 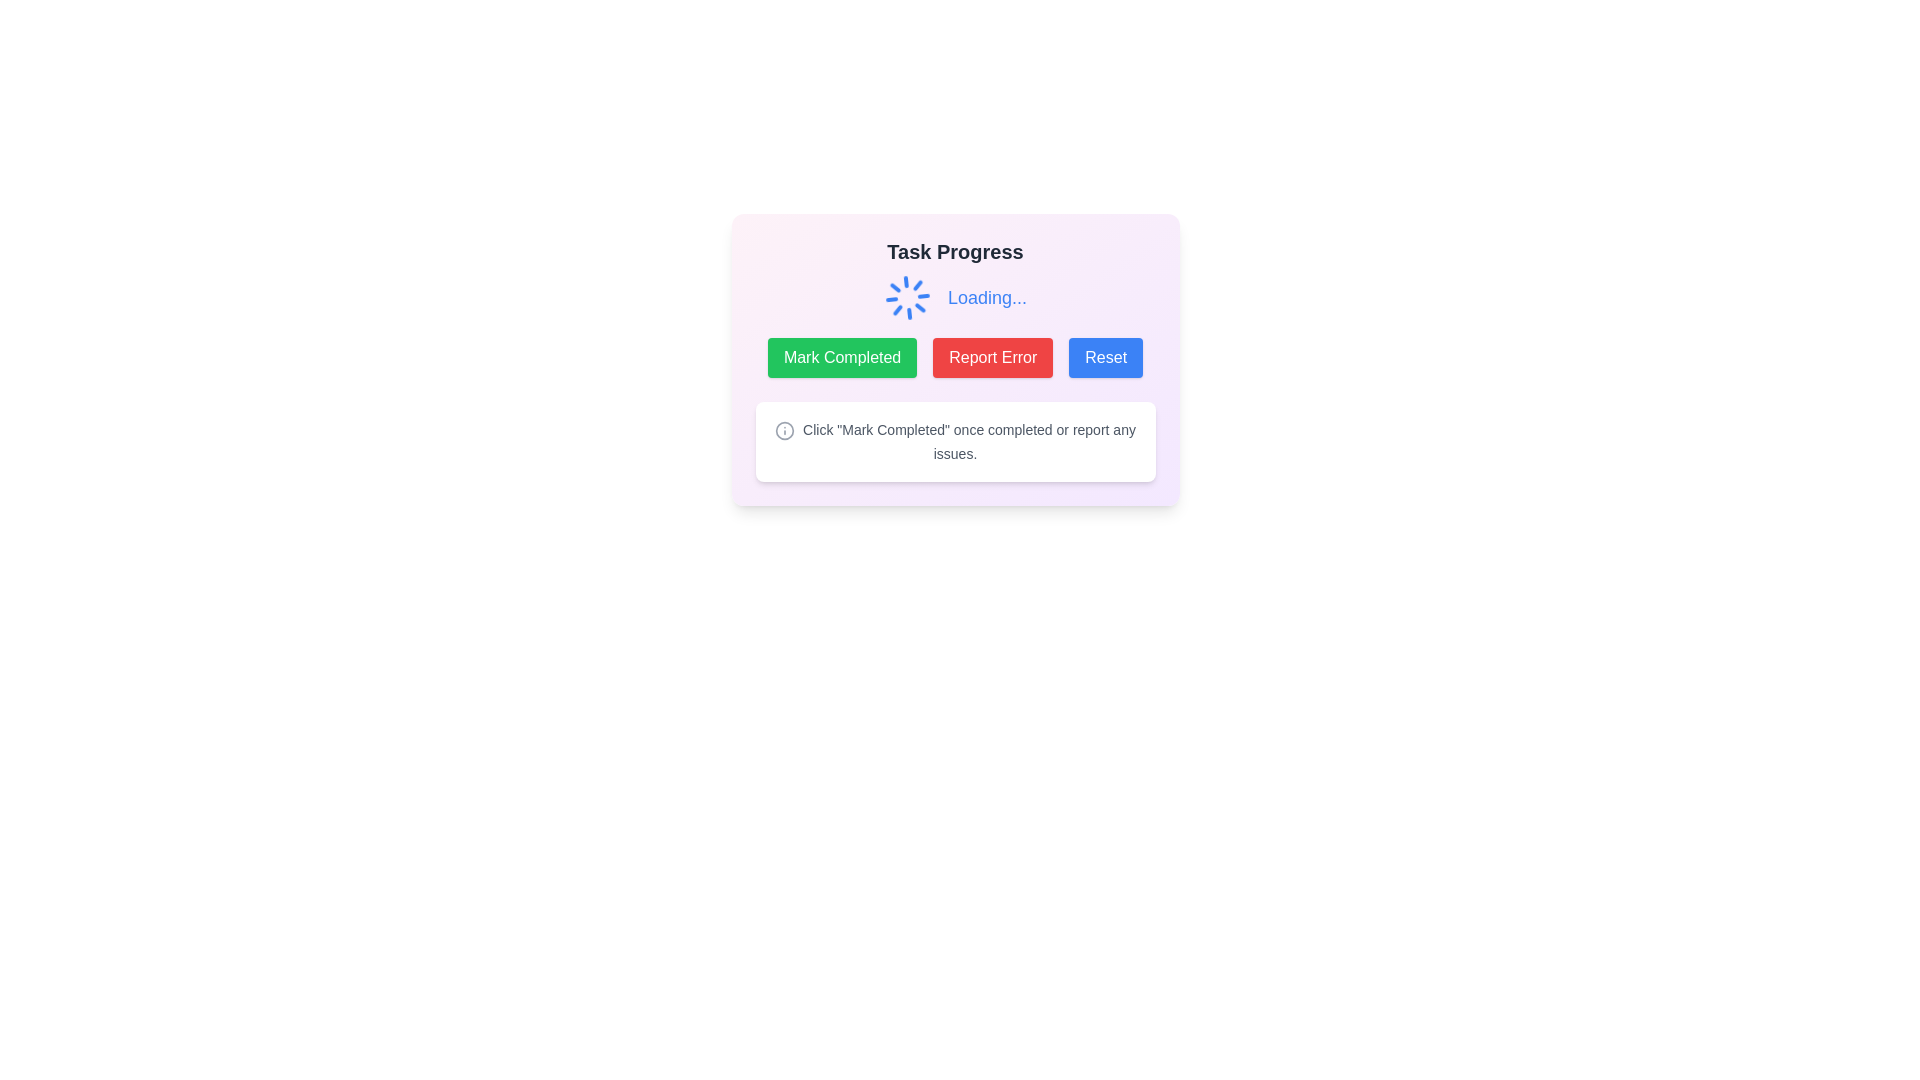 I want to click on the 'Reset' button, which is a rectangular button with white text on a blue background, styled with rounded corners and shadow, positioned below a spinner and 'Loading...' text, so click(x=1105, y=357).